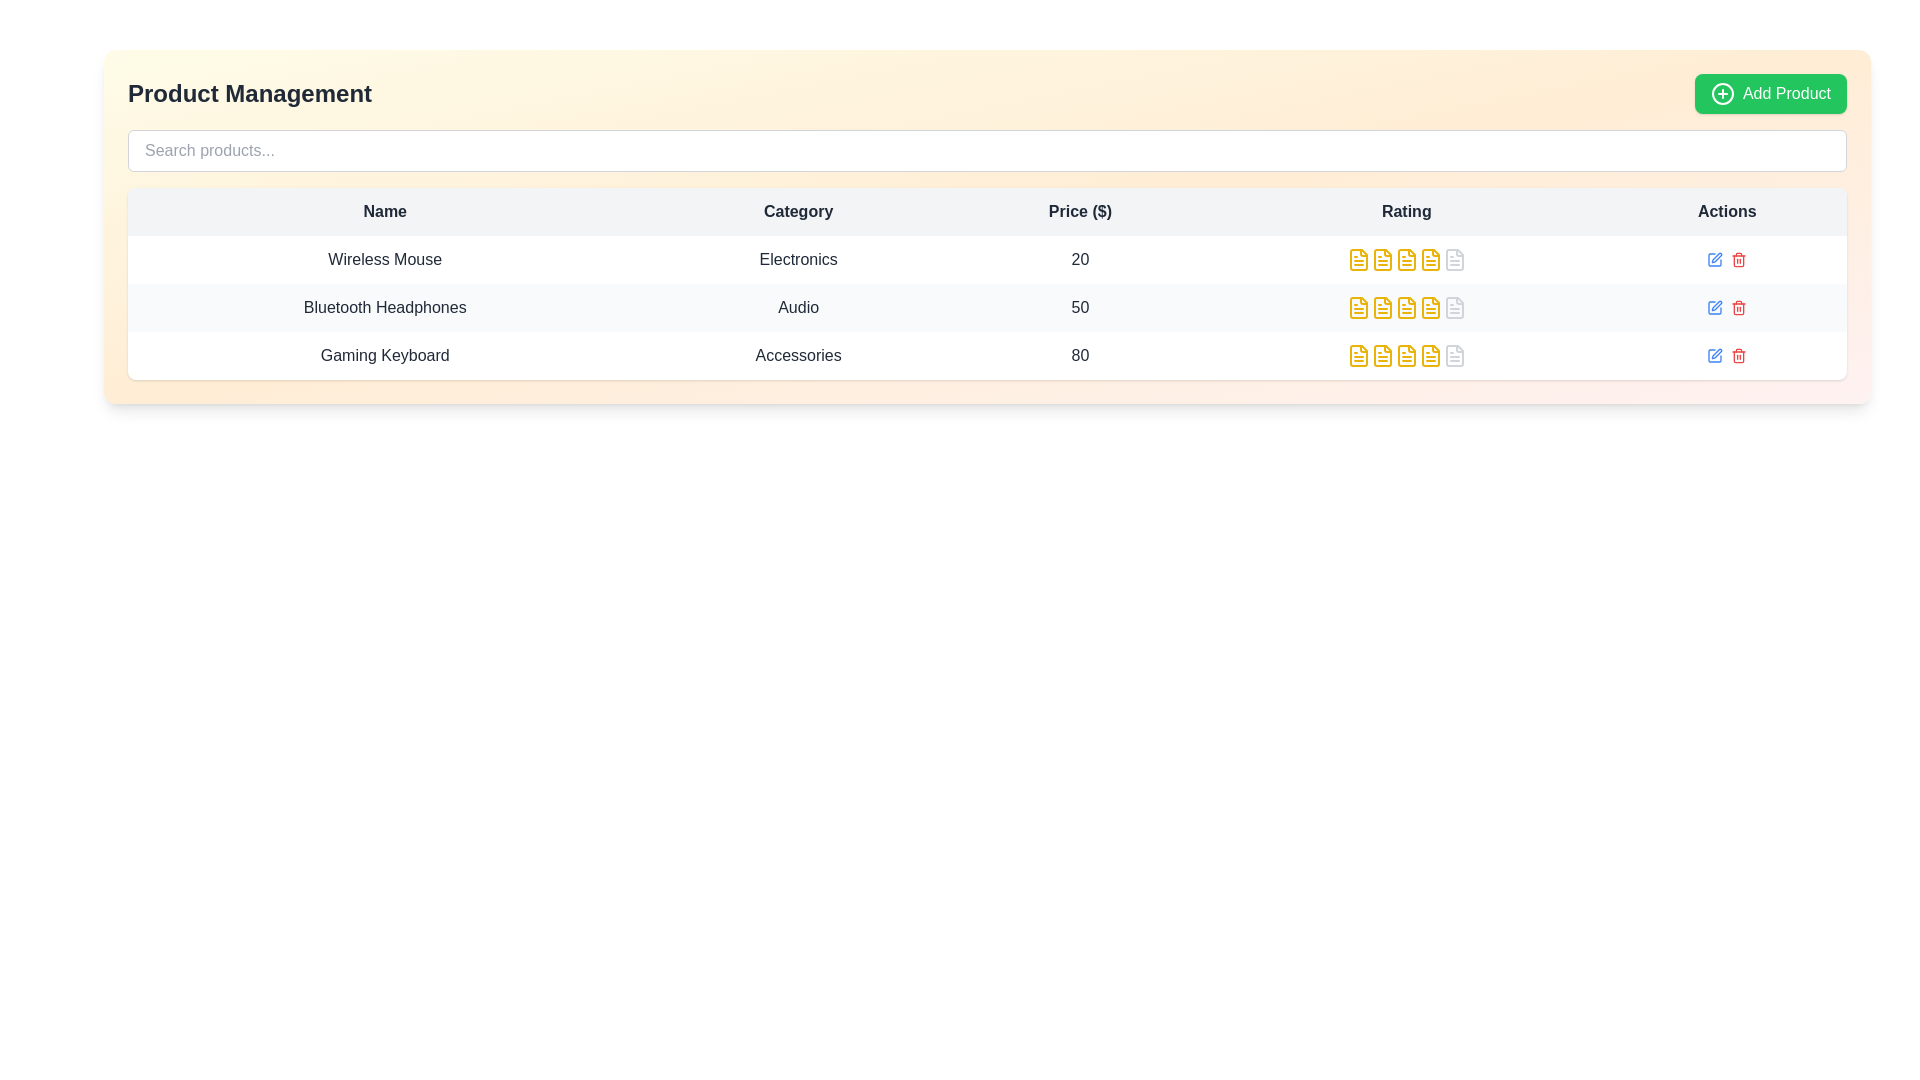  I want to click on the document file icon with a folded corner in the 'Rating' column of the third data row ('Gaming Keyboard'), which is the fifth icon in the set, so click(1454, 354).